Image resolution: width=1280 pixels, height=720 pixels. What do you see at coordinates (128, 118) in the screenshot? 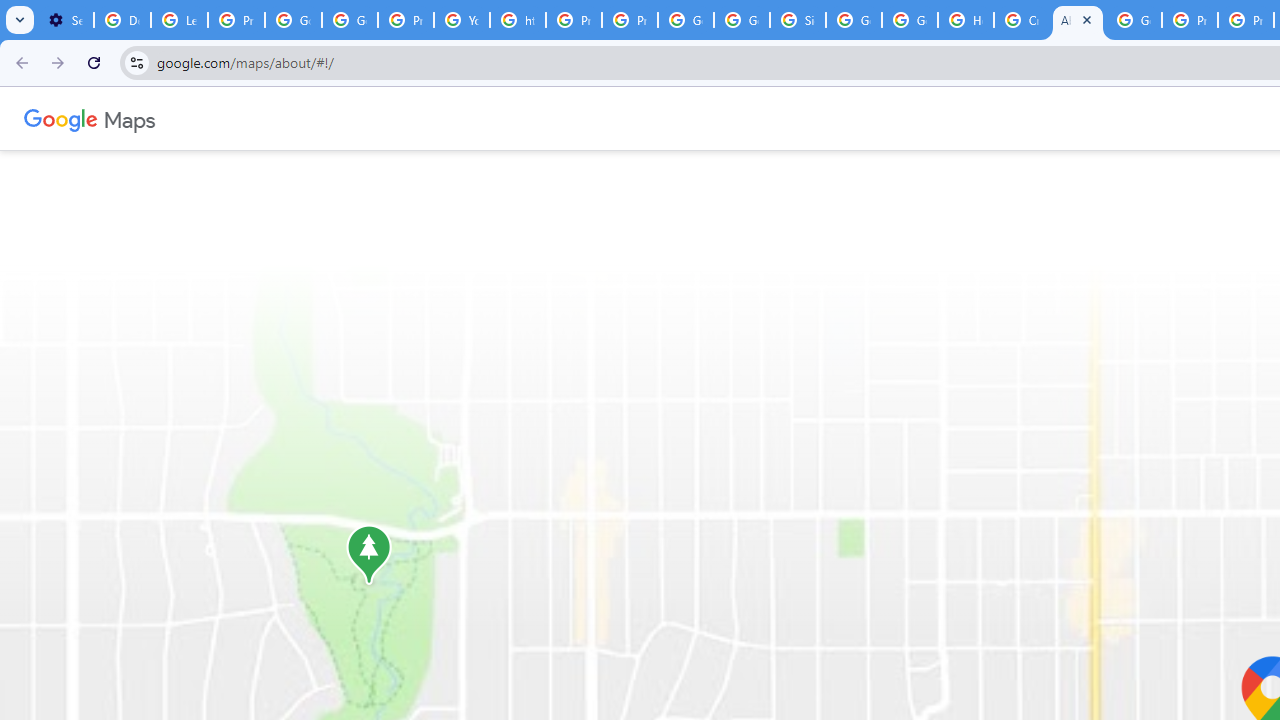
I see `'Maps'` at bounding box center [128, 118].